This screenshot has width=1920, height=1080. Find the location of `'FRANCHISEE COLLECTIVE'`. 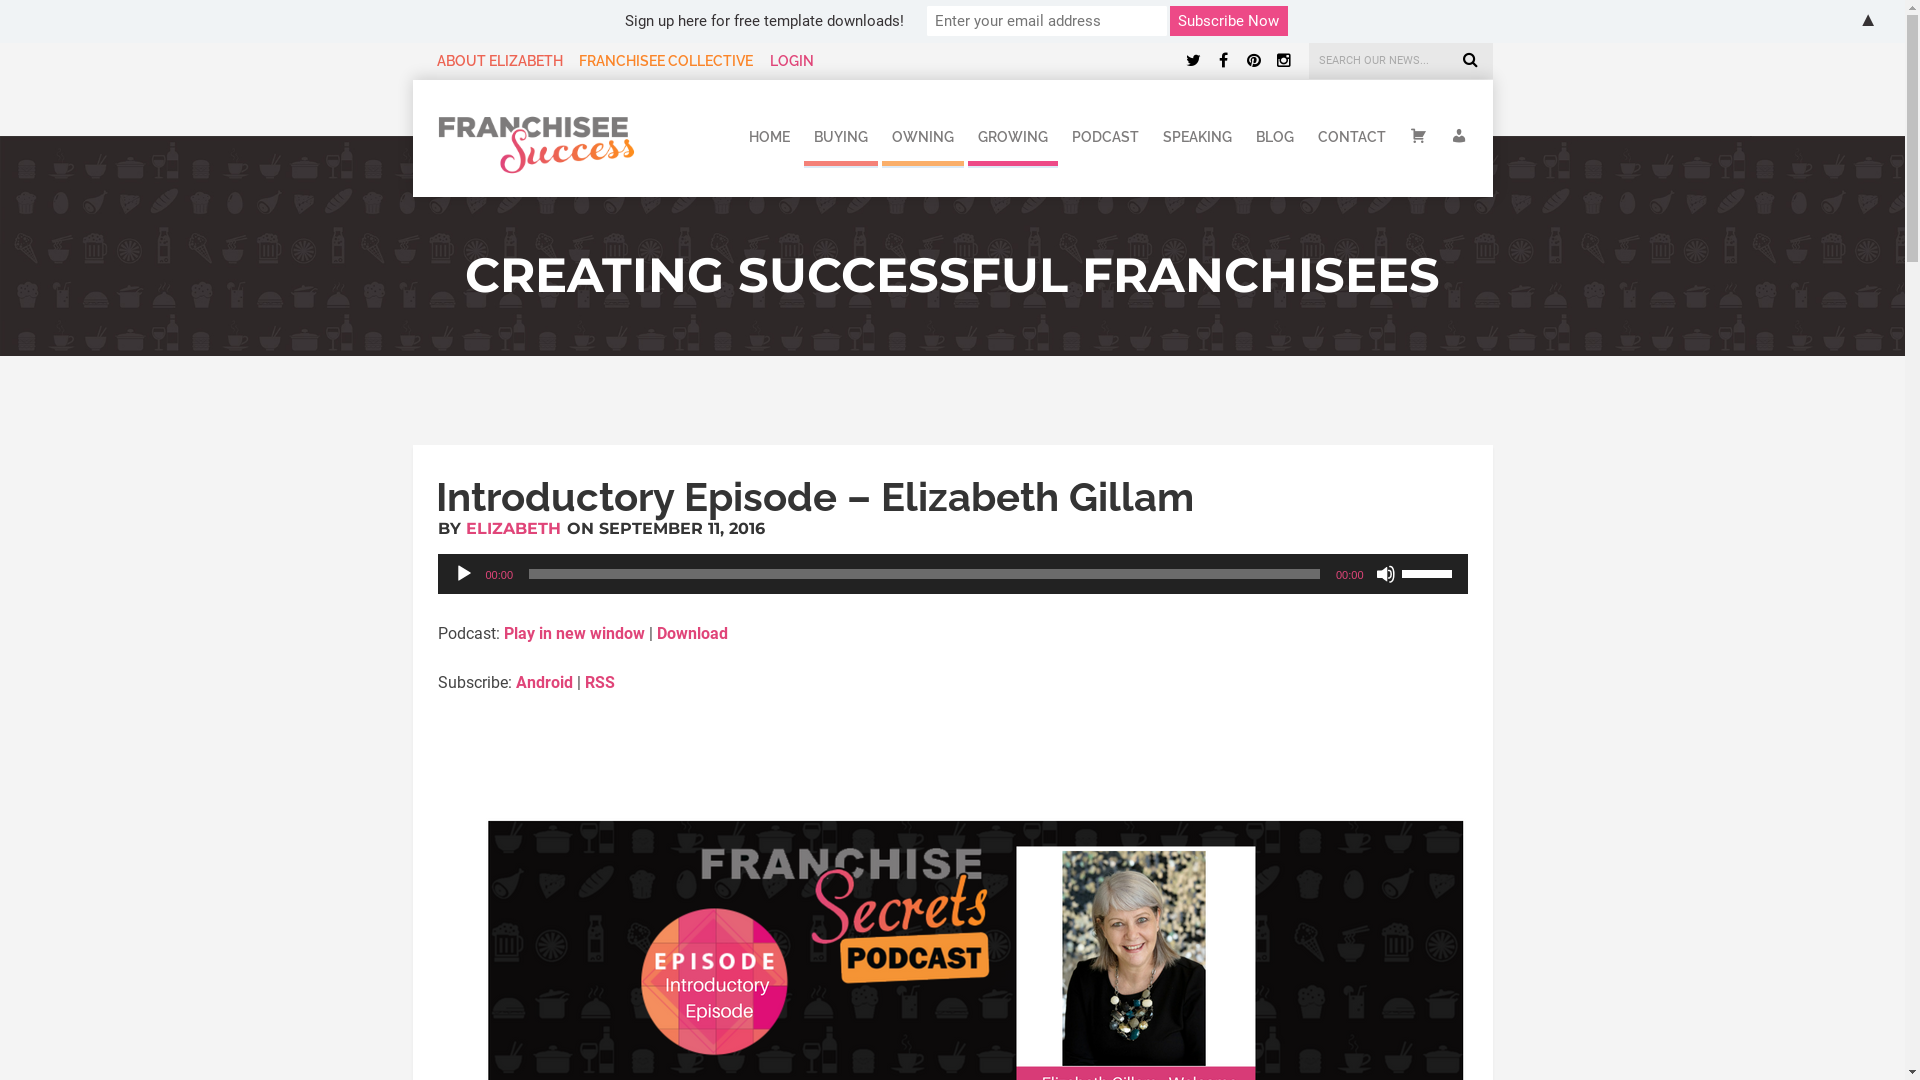

'FRANCHISEE COLLECTIVE' is located at coordinates (666, 60).